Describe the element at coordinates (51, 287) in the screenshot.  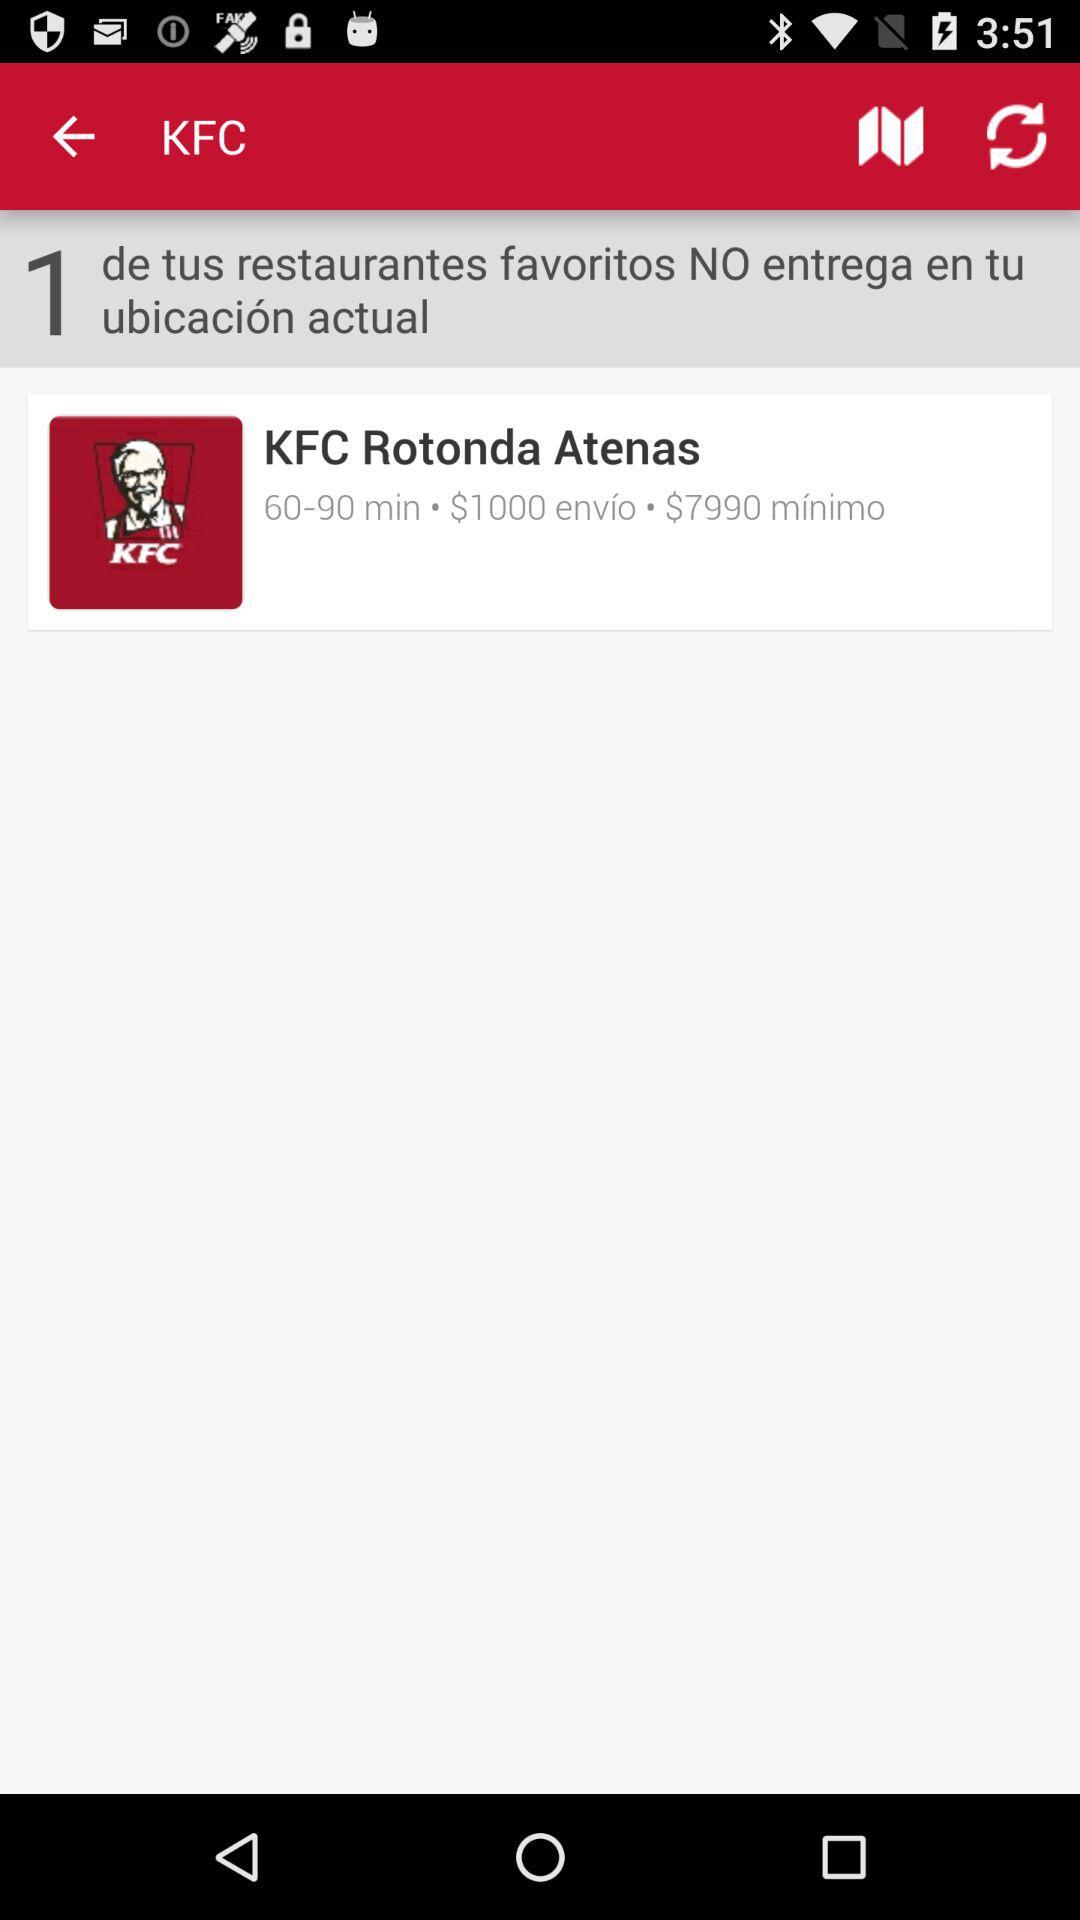
I see `the item next to de tus restaurantes icon` at that location.